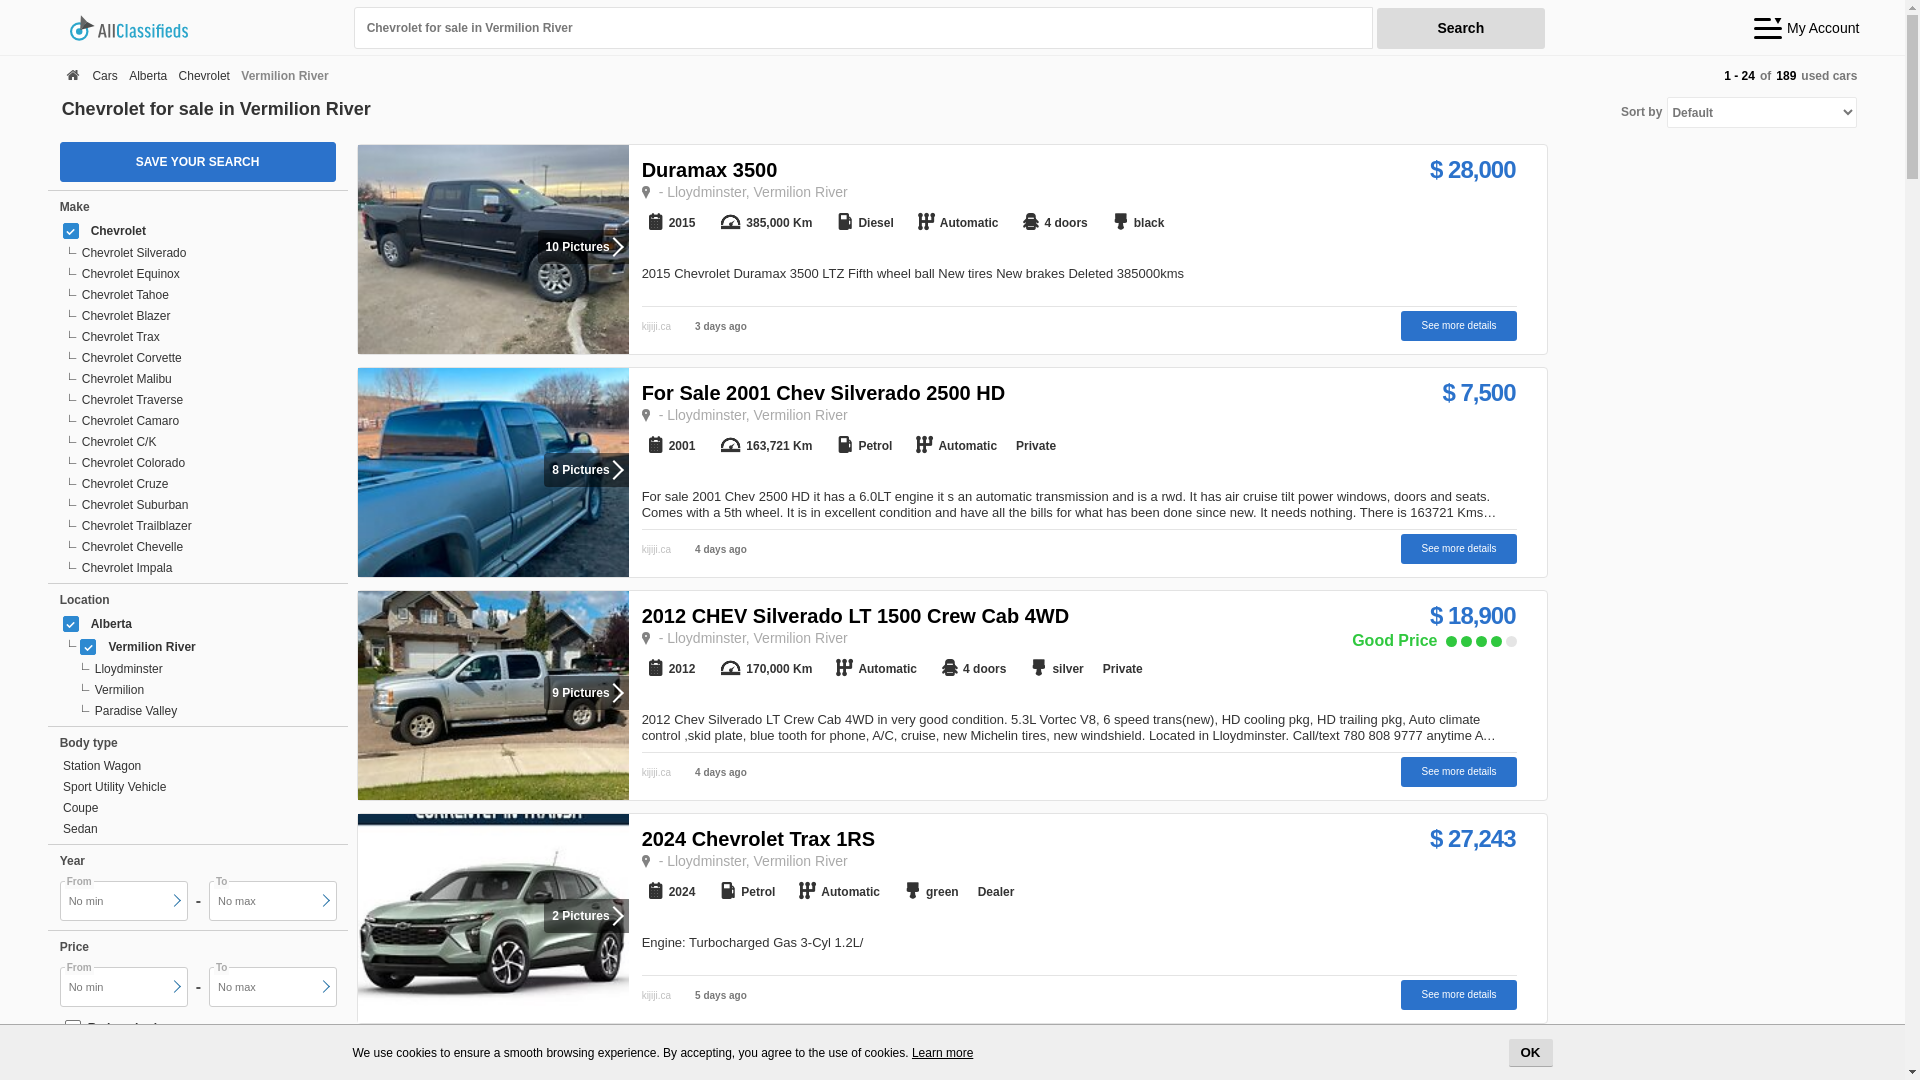 This screenshot has width=1920, height=1080. Describe the element at coordinates (1529, 1052) in the screenshot. I see `'OK'` at that location.